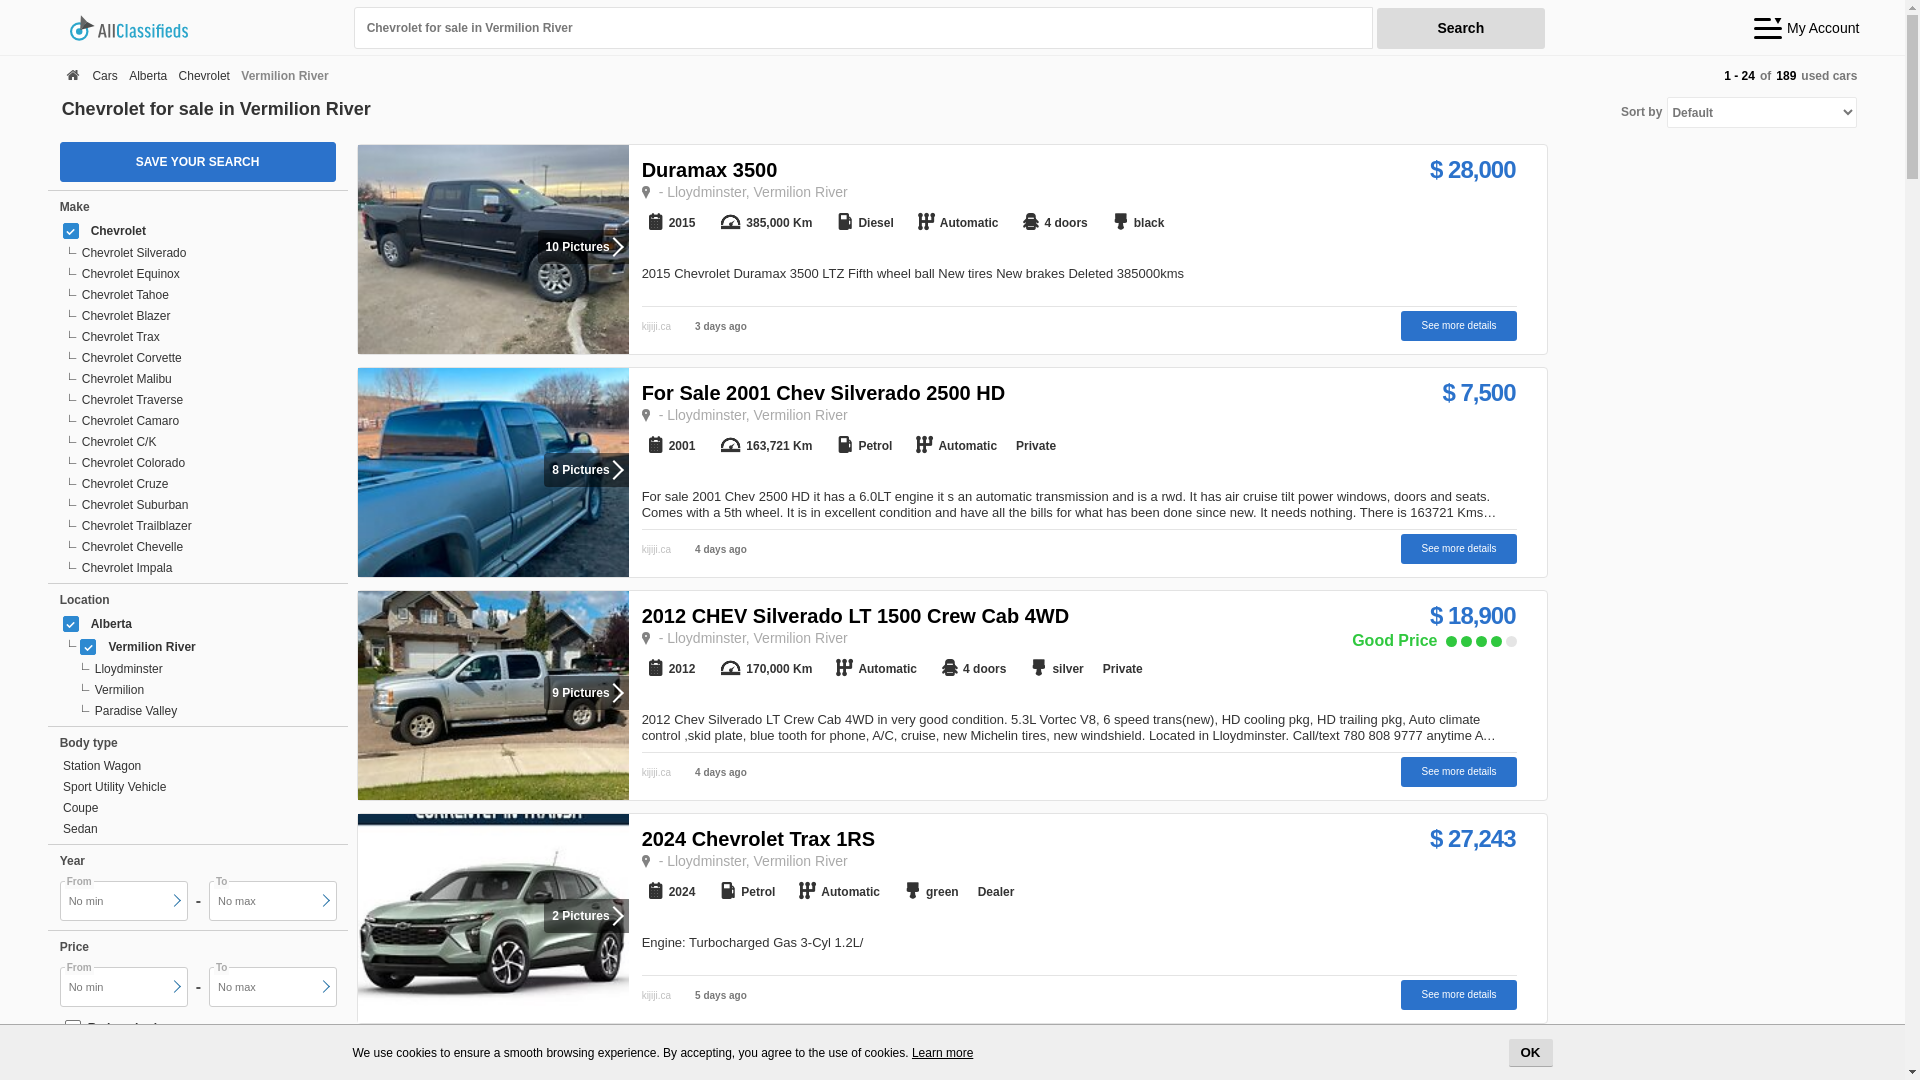 This screenshot has width=1920, height=1080. Describe the element at coordinates (1529, 1052) in the screenshot. I see `'OK'` at that location.